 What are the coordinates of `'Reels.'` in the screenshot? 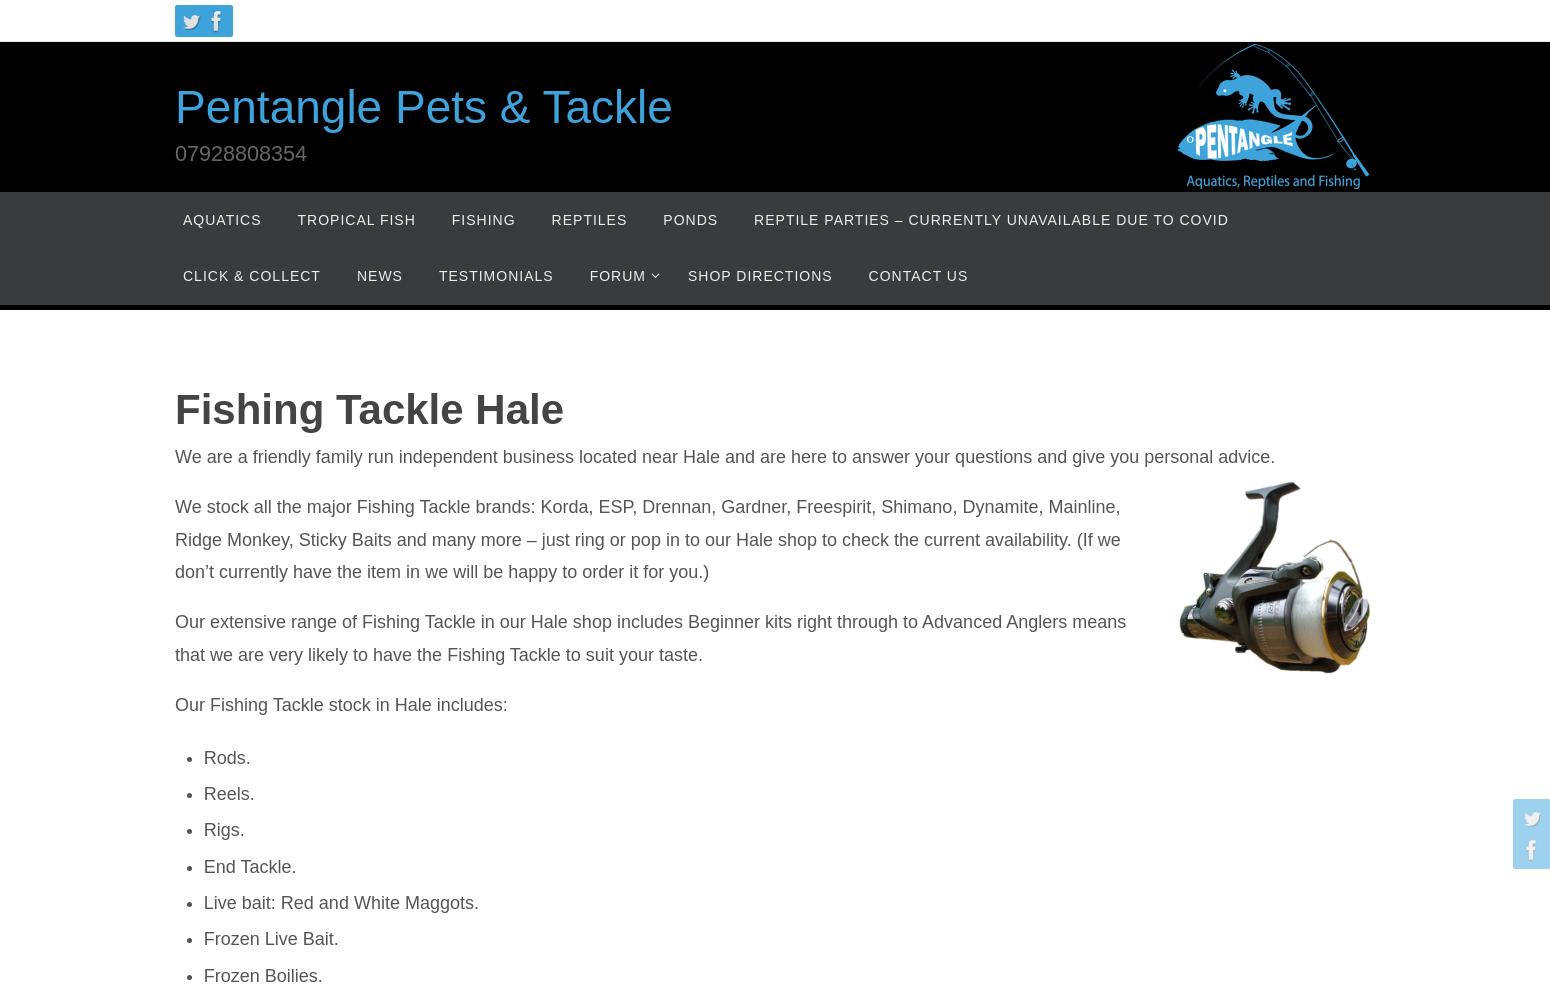 It's located at (227, 793).